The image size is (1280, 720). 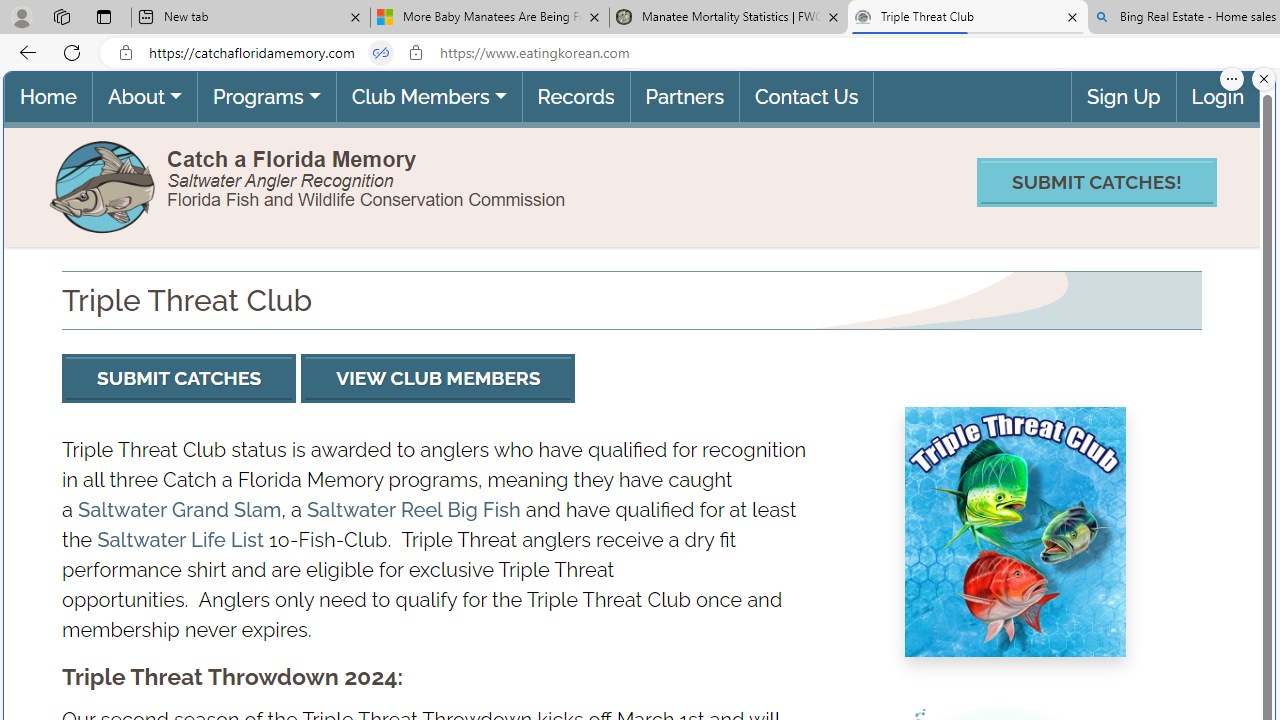 I want to click on 'Contact Us', so click(x=807, y=96).